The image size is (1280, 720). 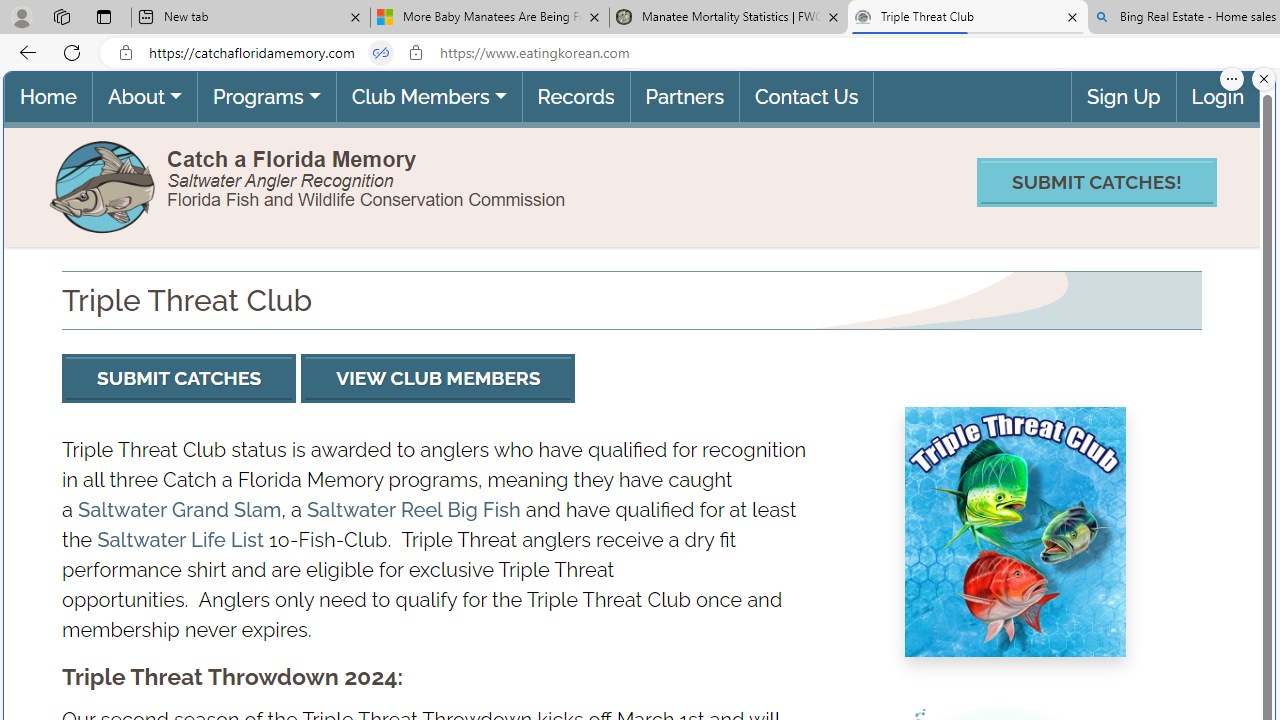 I want to click on 'Contact Us', so click(x=807, y=96).